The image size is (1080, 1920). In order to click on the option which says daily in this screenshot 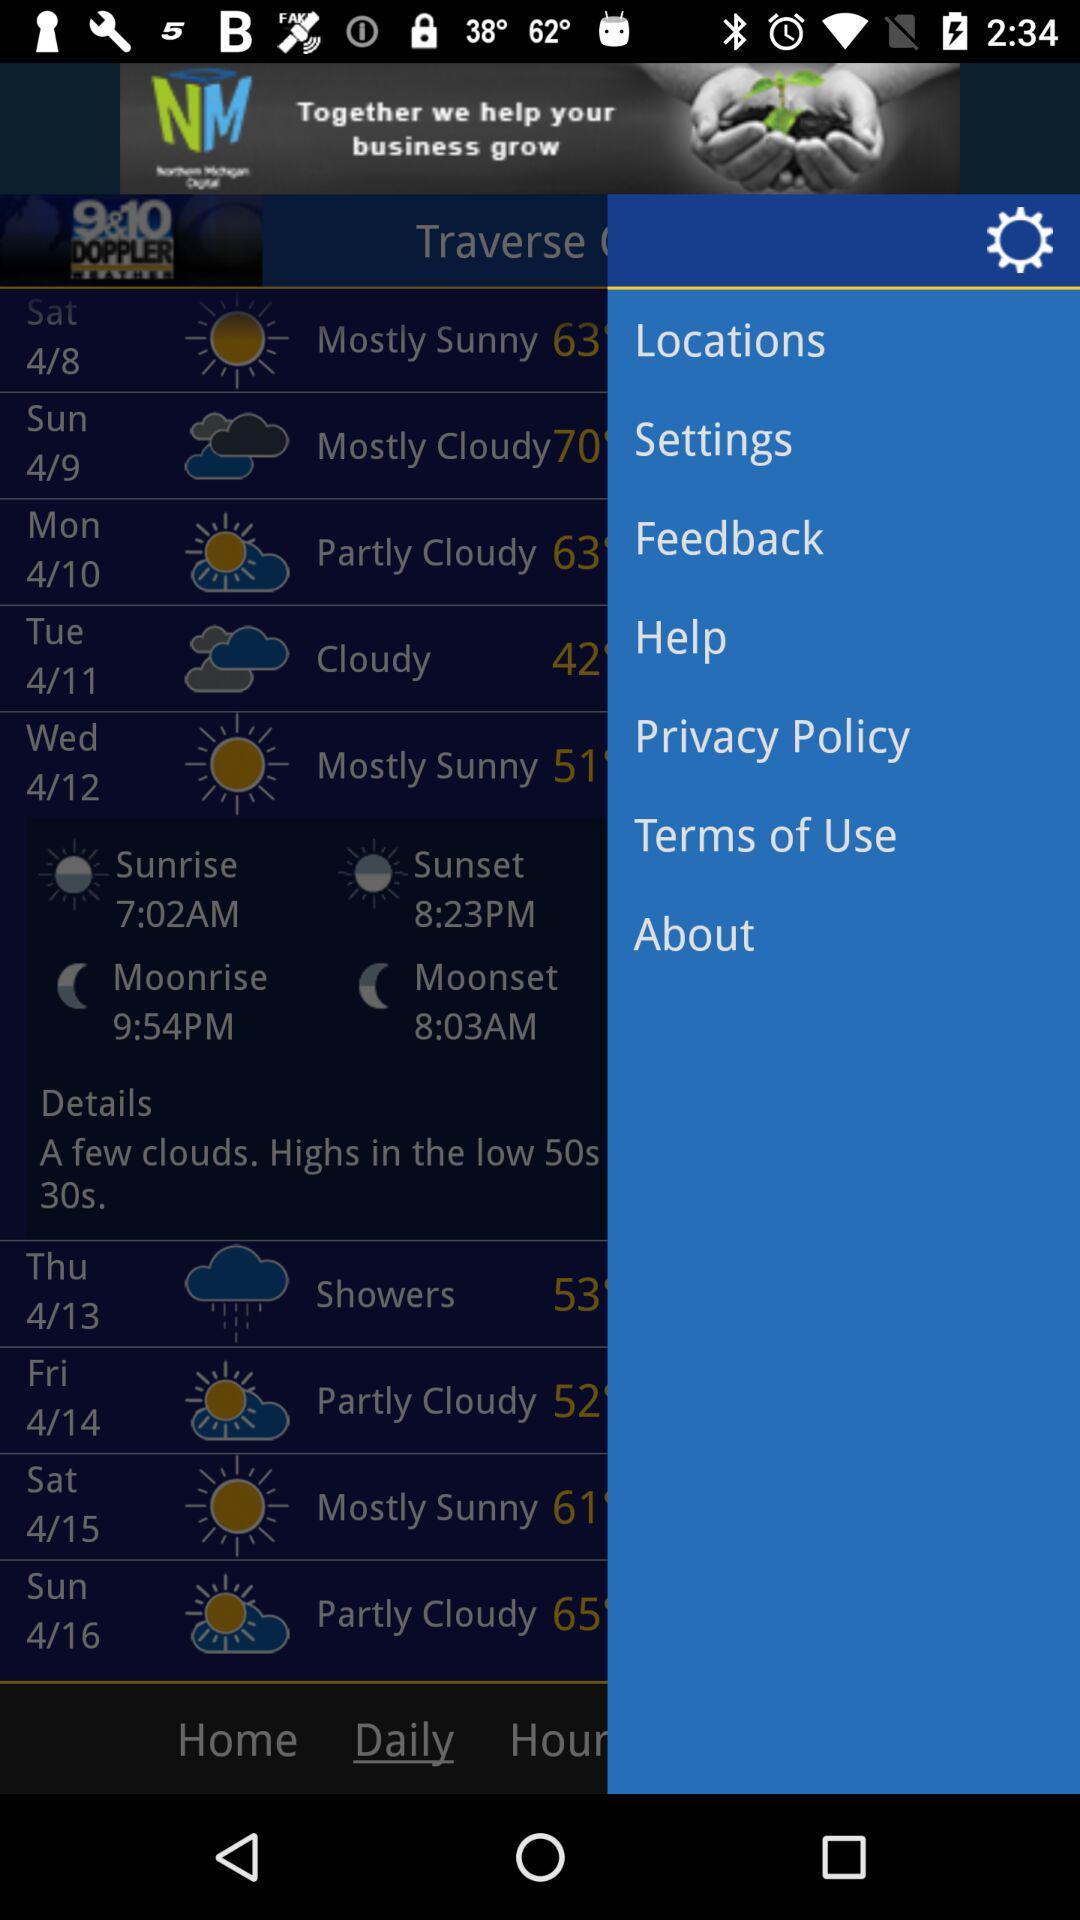, I will do `click(416, 1737)`.